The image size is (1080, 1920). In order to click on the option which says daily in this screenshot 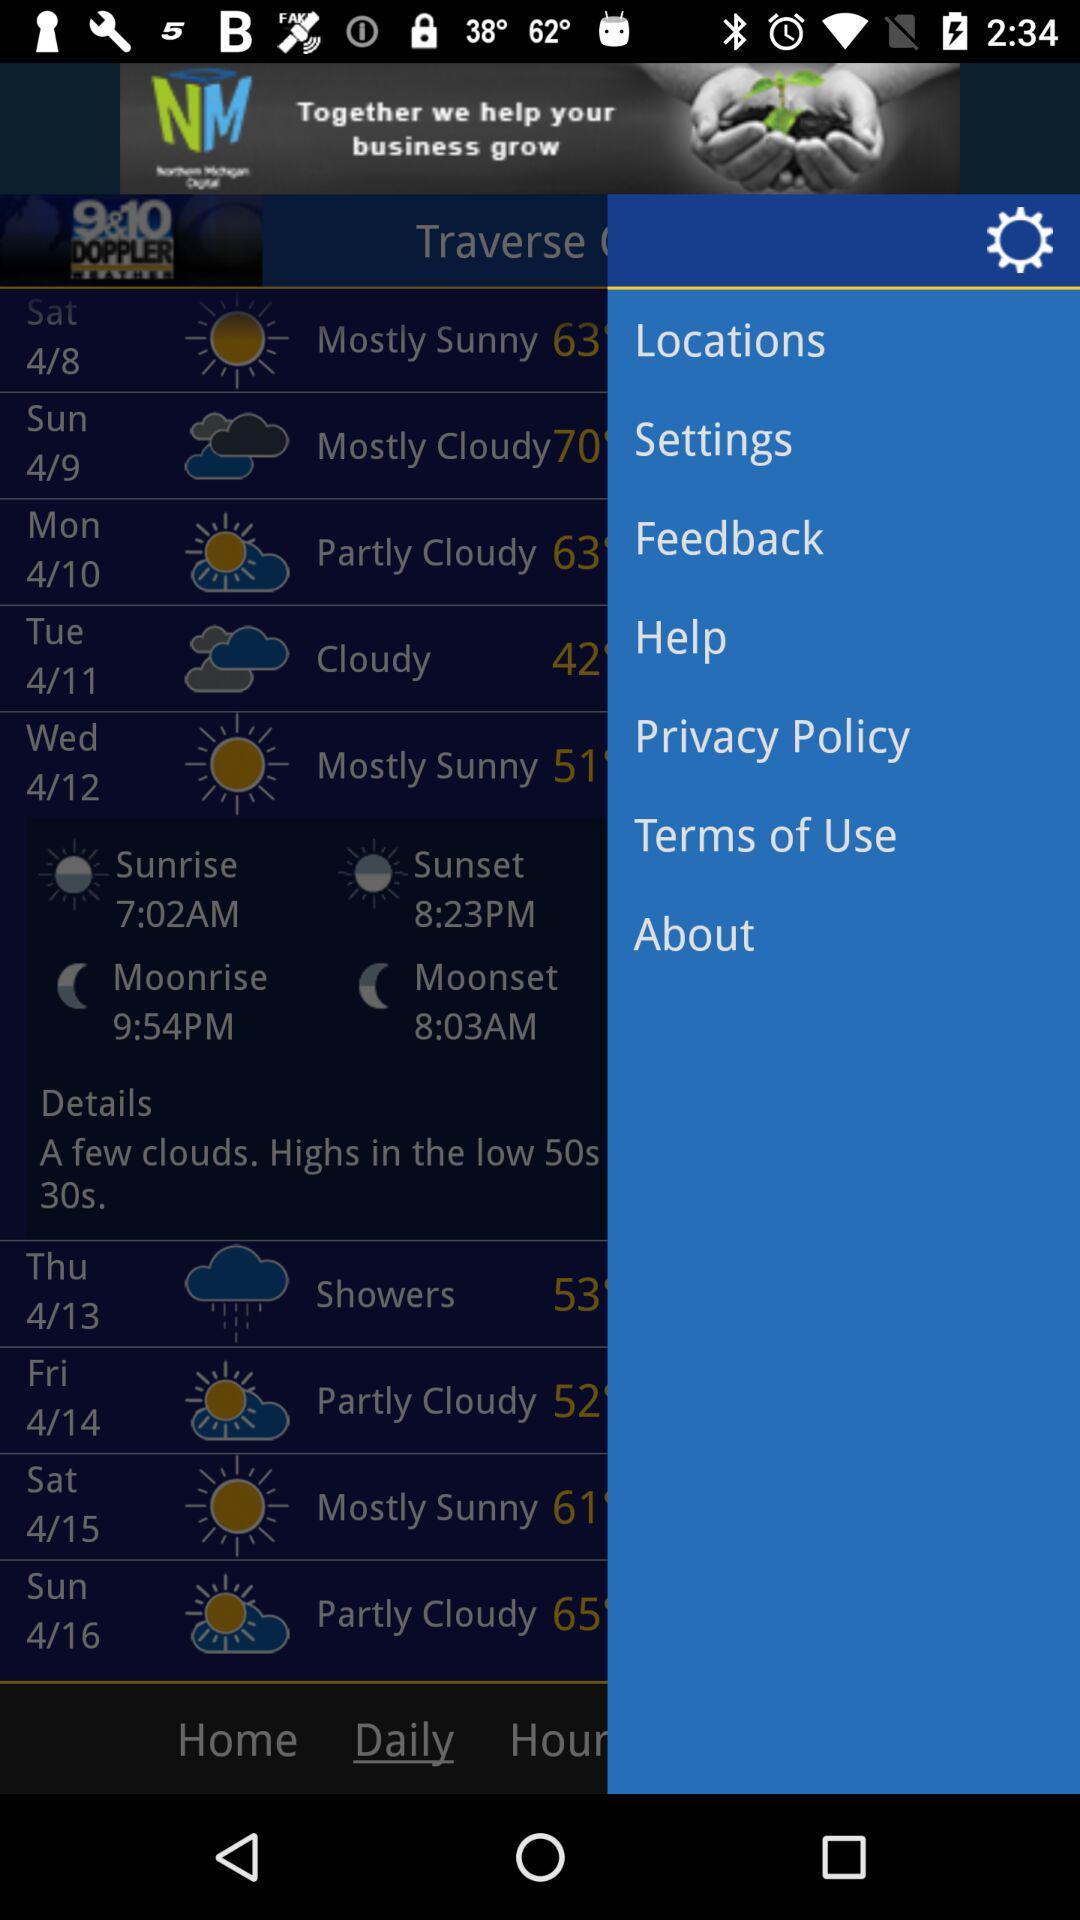, I will do `click(416, 1737)`.